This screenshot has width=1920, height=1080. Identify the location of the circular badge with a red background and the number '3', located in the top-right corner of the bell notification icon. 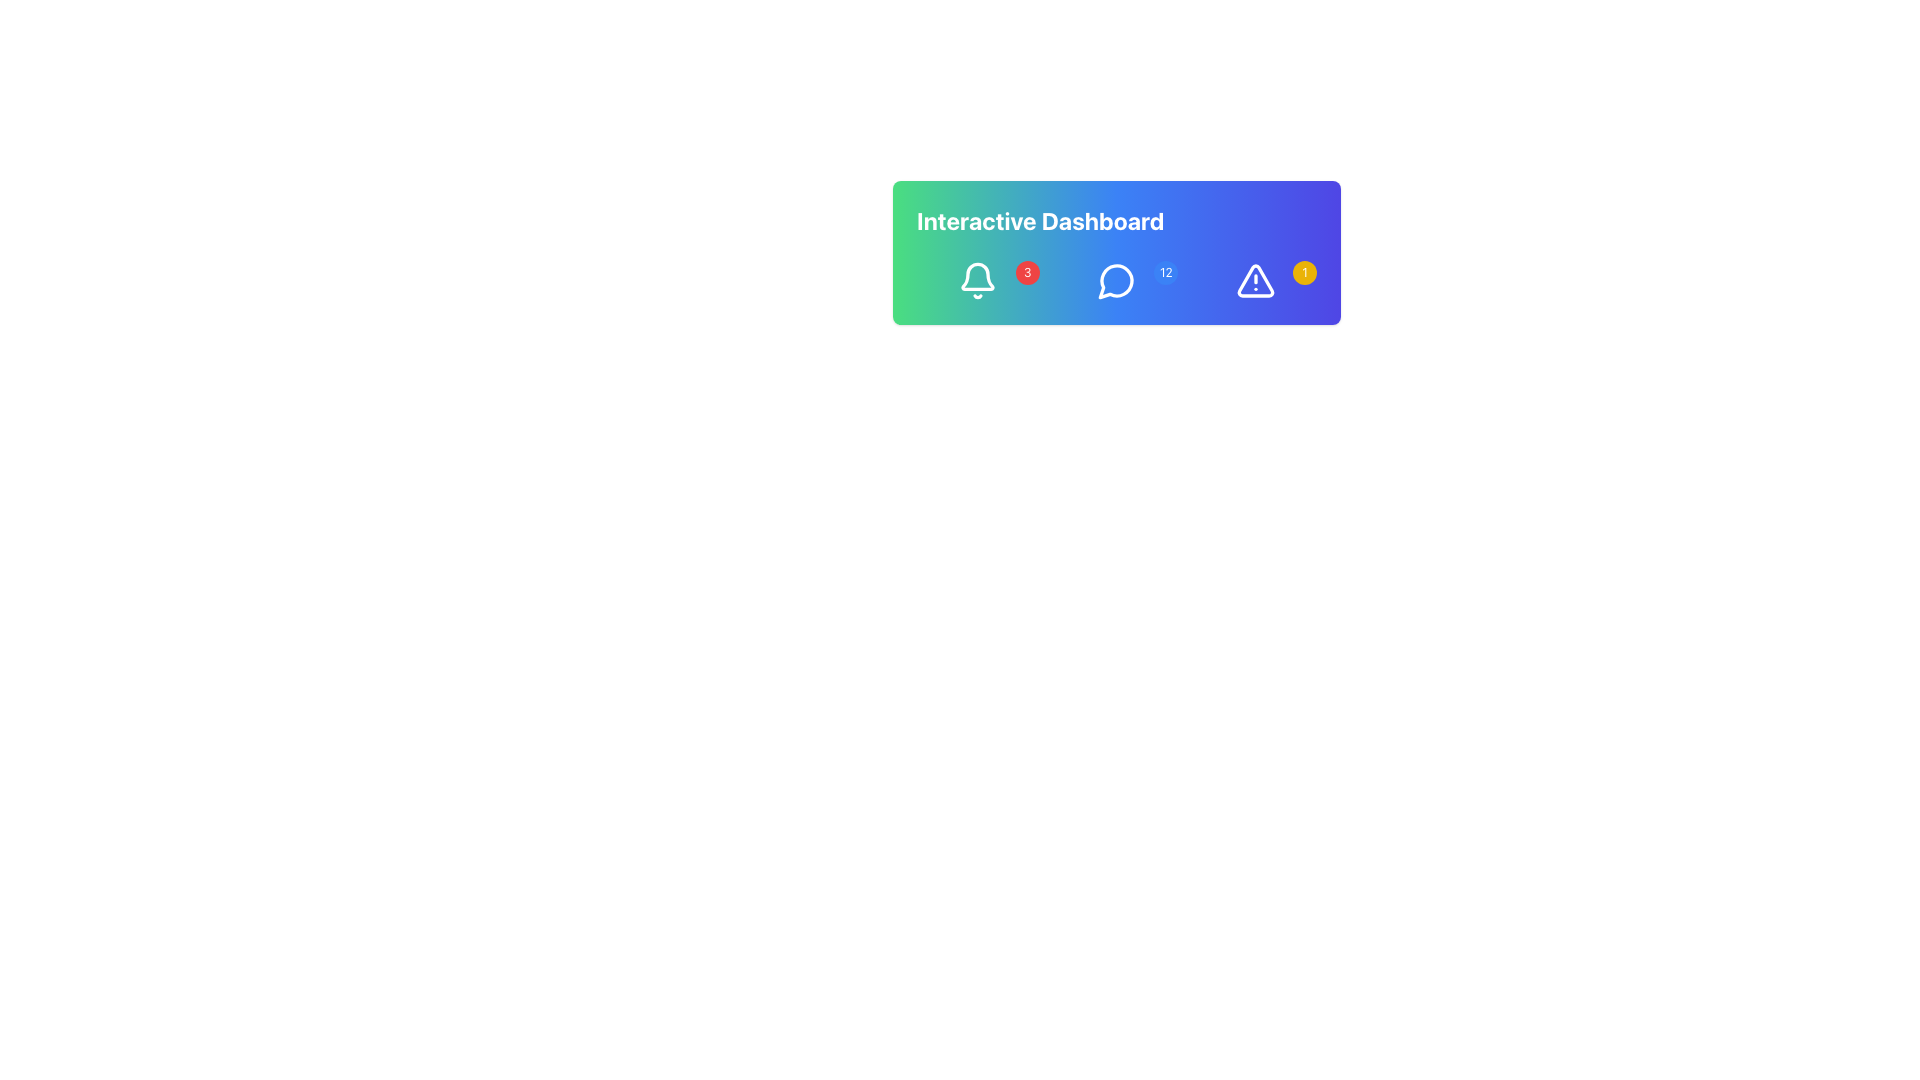
(1027, 273).